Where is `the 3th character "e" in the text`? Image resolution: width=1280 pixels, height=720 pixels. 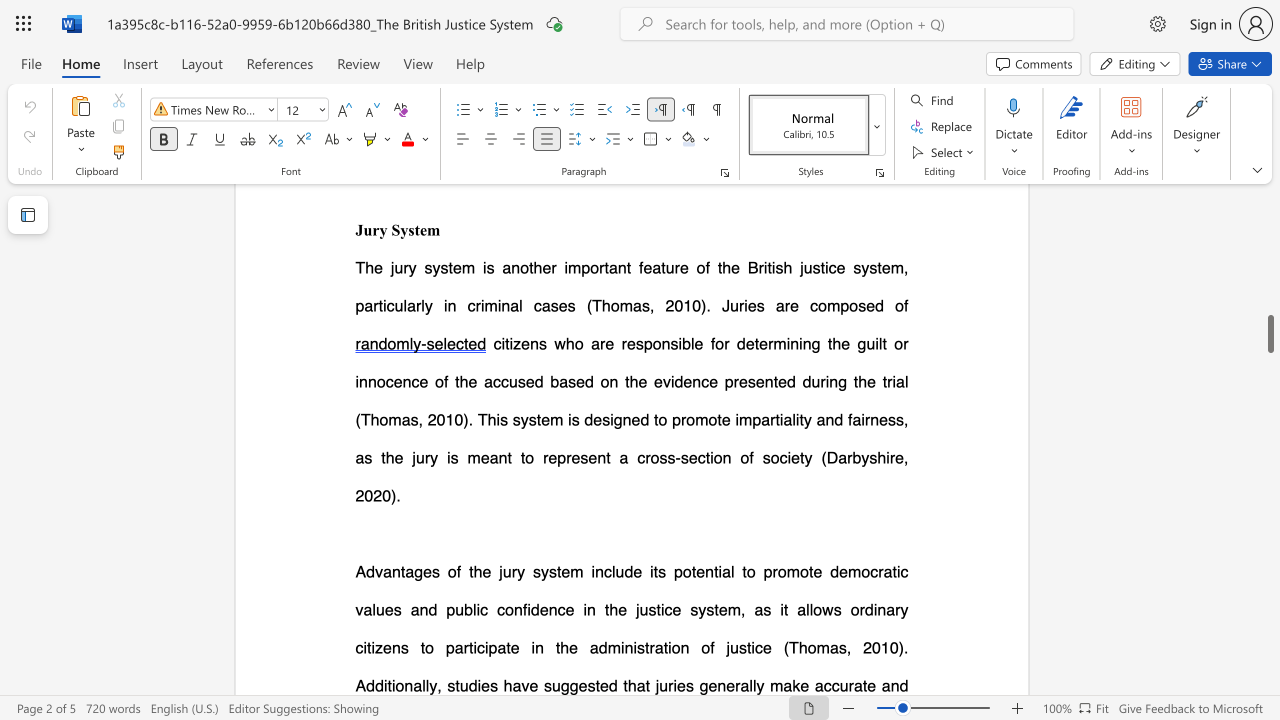
the 3th character "e" in the text is located at coordinates (485, 684).